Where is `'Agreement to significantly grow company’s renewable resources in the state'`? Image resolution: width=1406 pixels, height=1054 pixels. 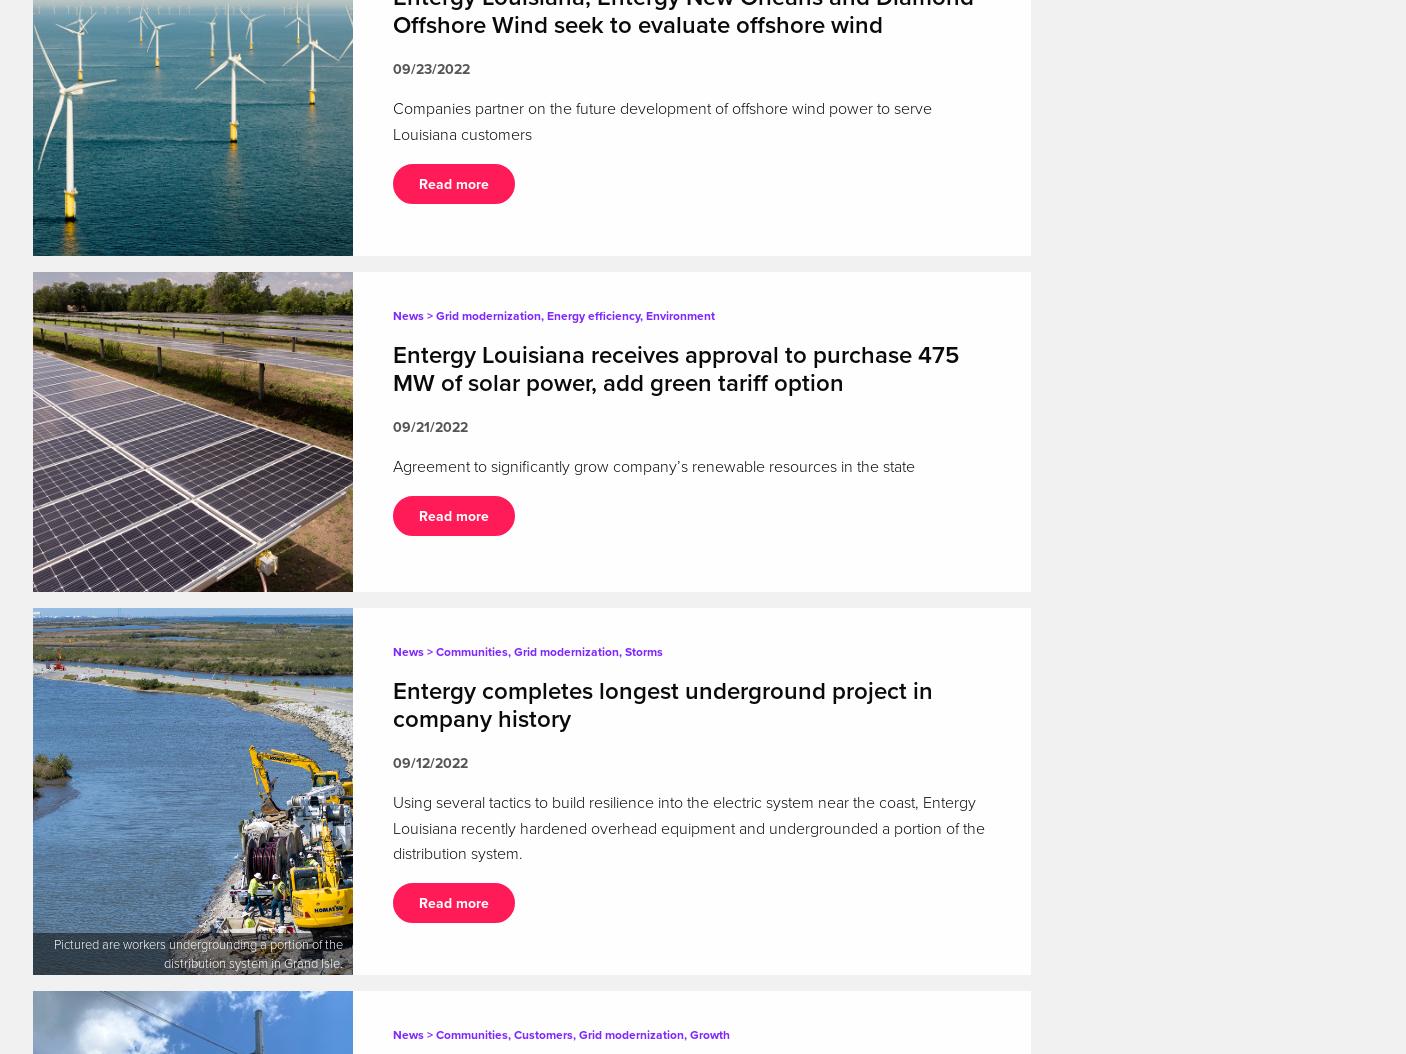
'Agreement to significantly grow company’s renewable resources in the state' is located at coordinates (653, 466).